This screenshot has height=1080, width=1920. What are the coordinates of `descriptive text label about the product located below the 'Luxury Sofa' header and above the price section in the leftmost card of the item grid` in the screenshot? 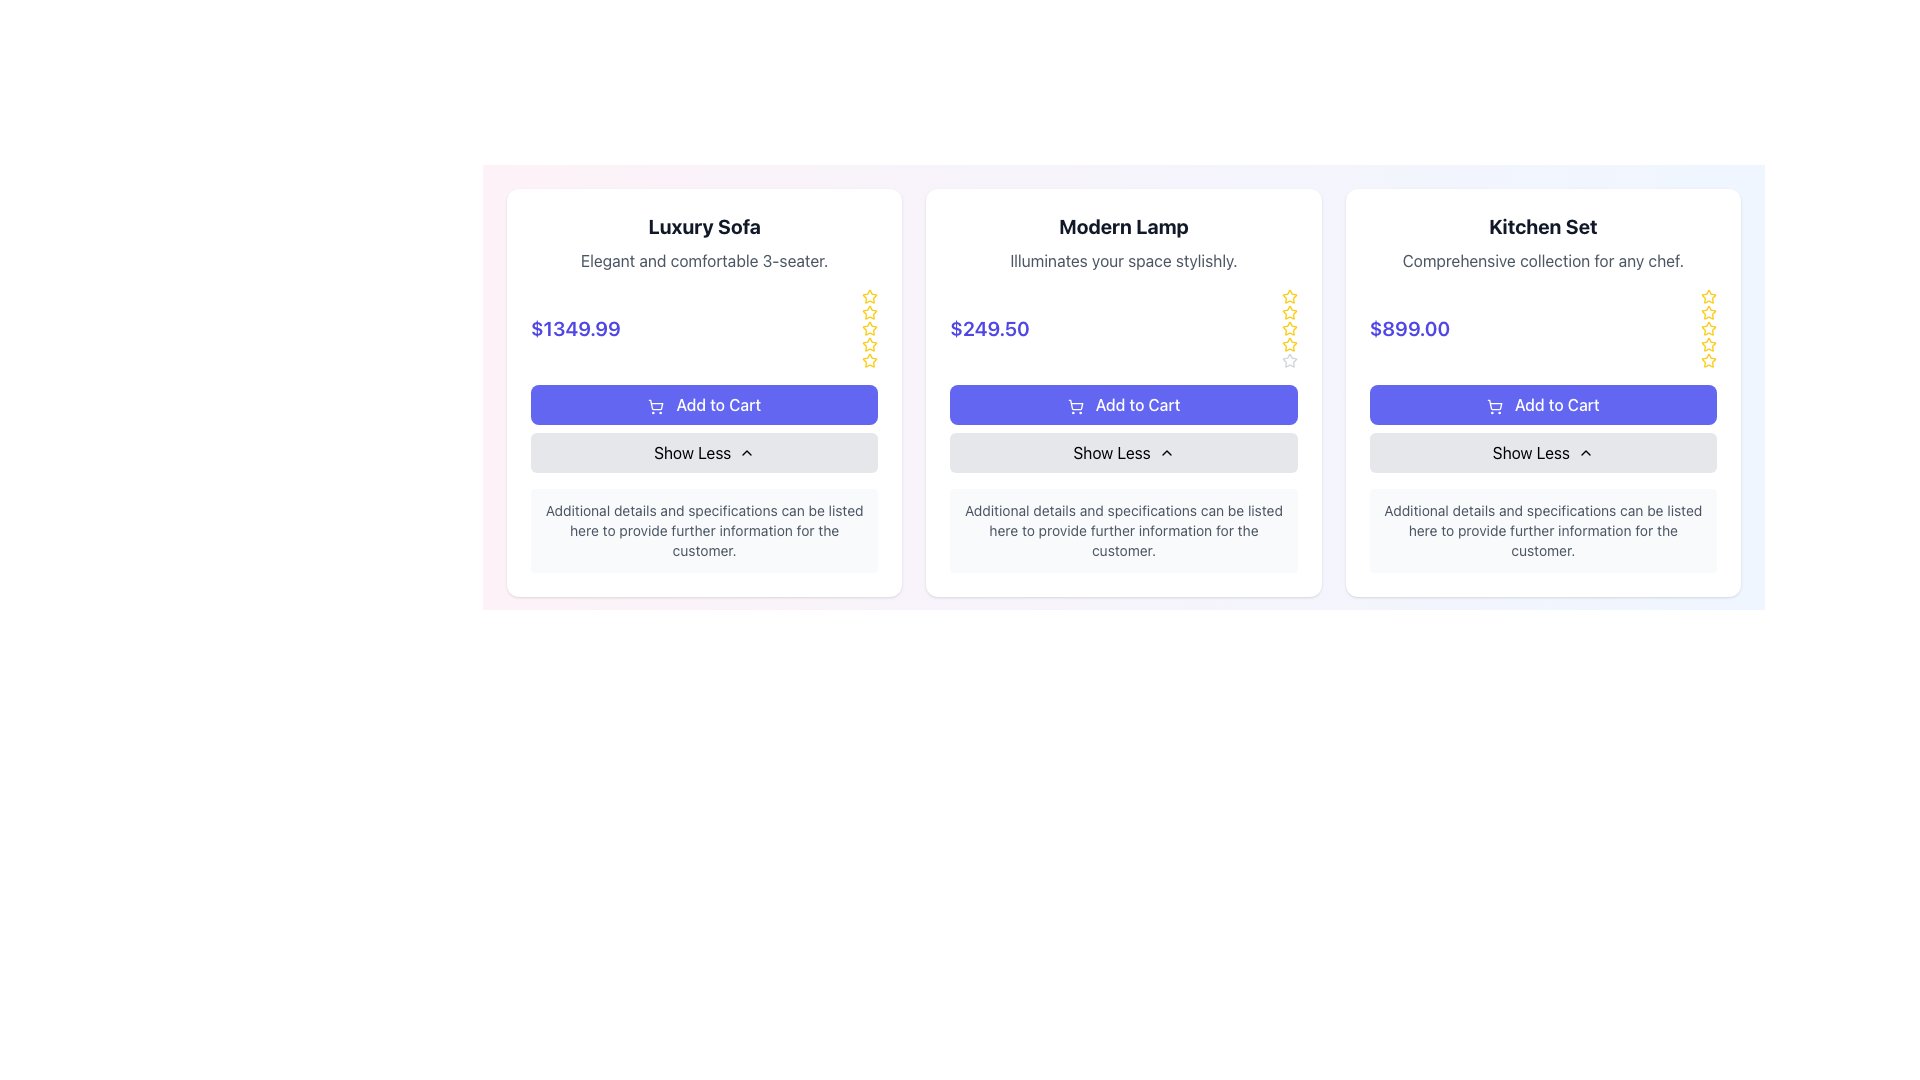 It's located at (704, 260).